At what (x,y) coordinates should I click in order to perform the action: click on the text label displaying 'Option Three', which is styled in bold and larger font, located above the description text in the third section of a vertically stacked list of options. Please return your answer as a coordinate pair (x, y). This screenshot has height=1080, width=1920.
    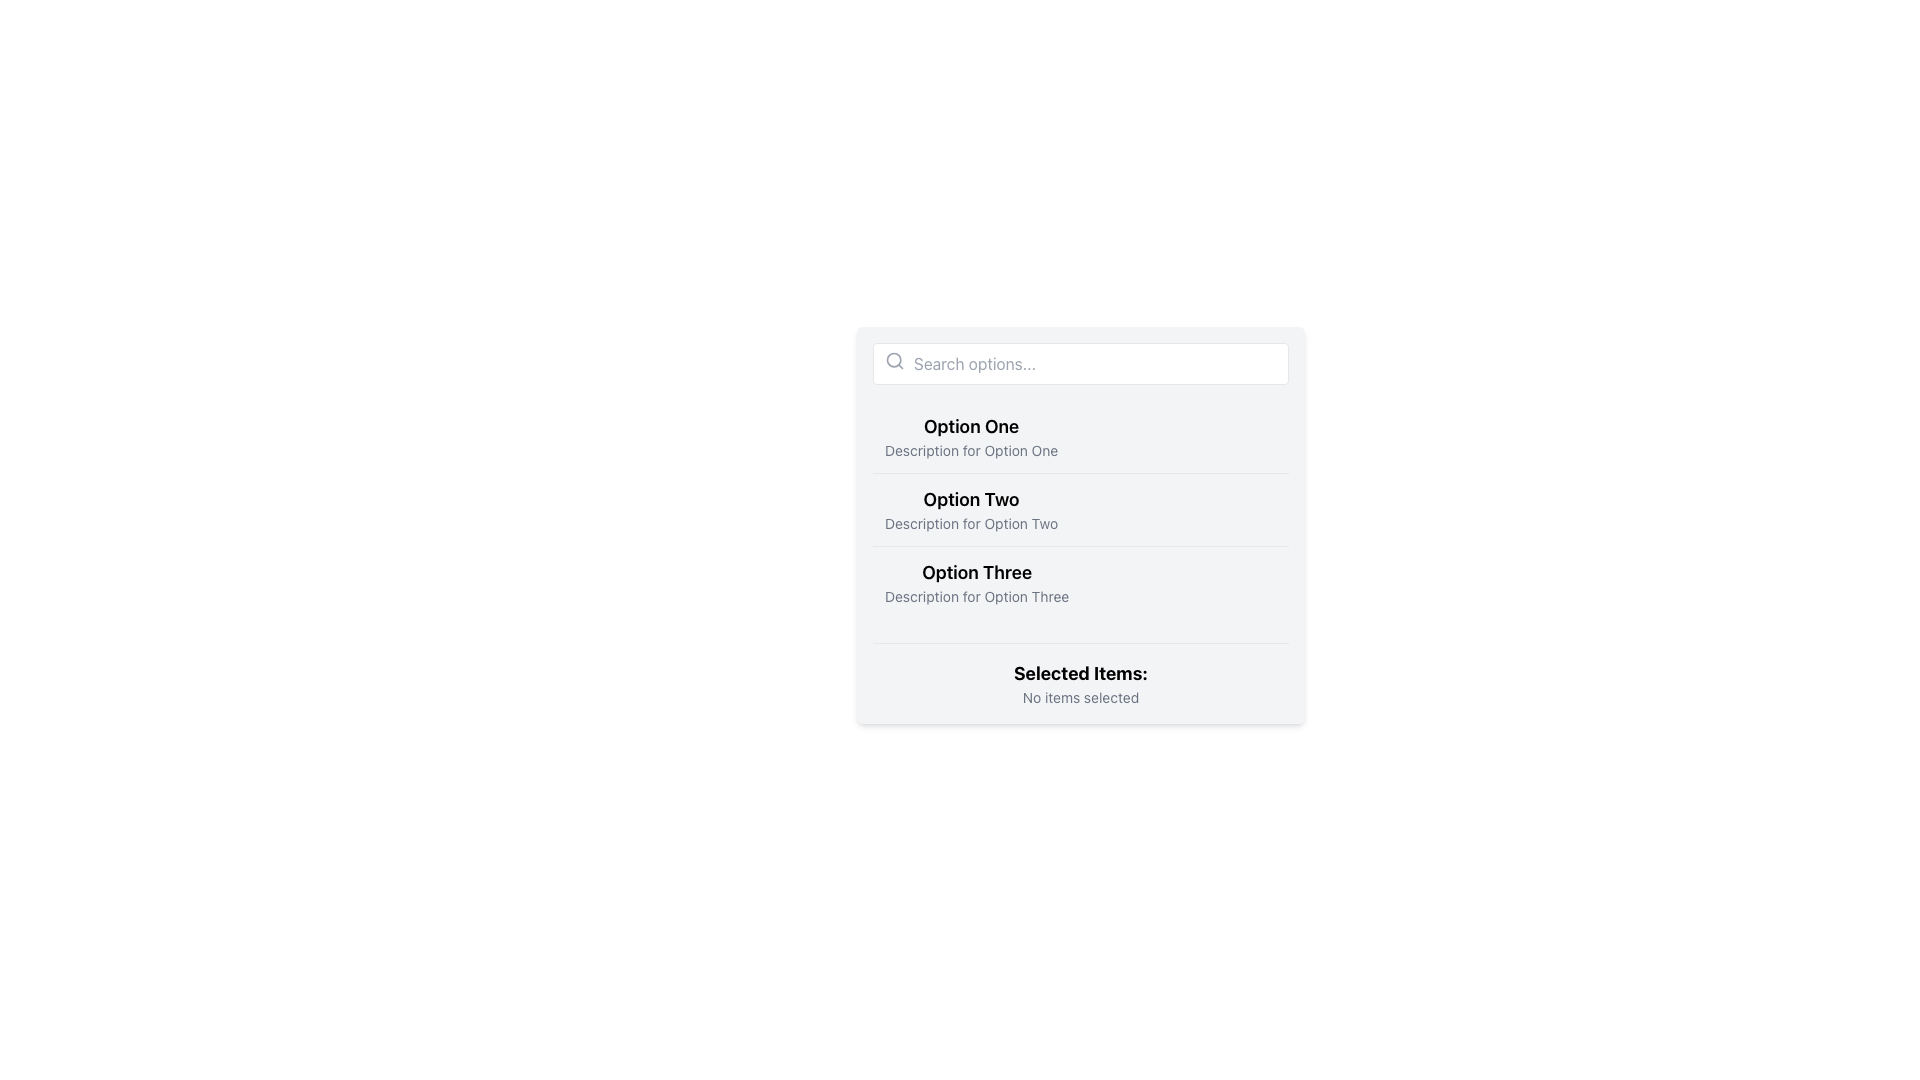
    Looking at the image, I should click on (977, 573).